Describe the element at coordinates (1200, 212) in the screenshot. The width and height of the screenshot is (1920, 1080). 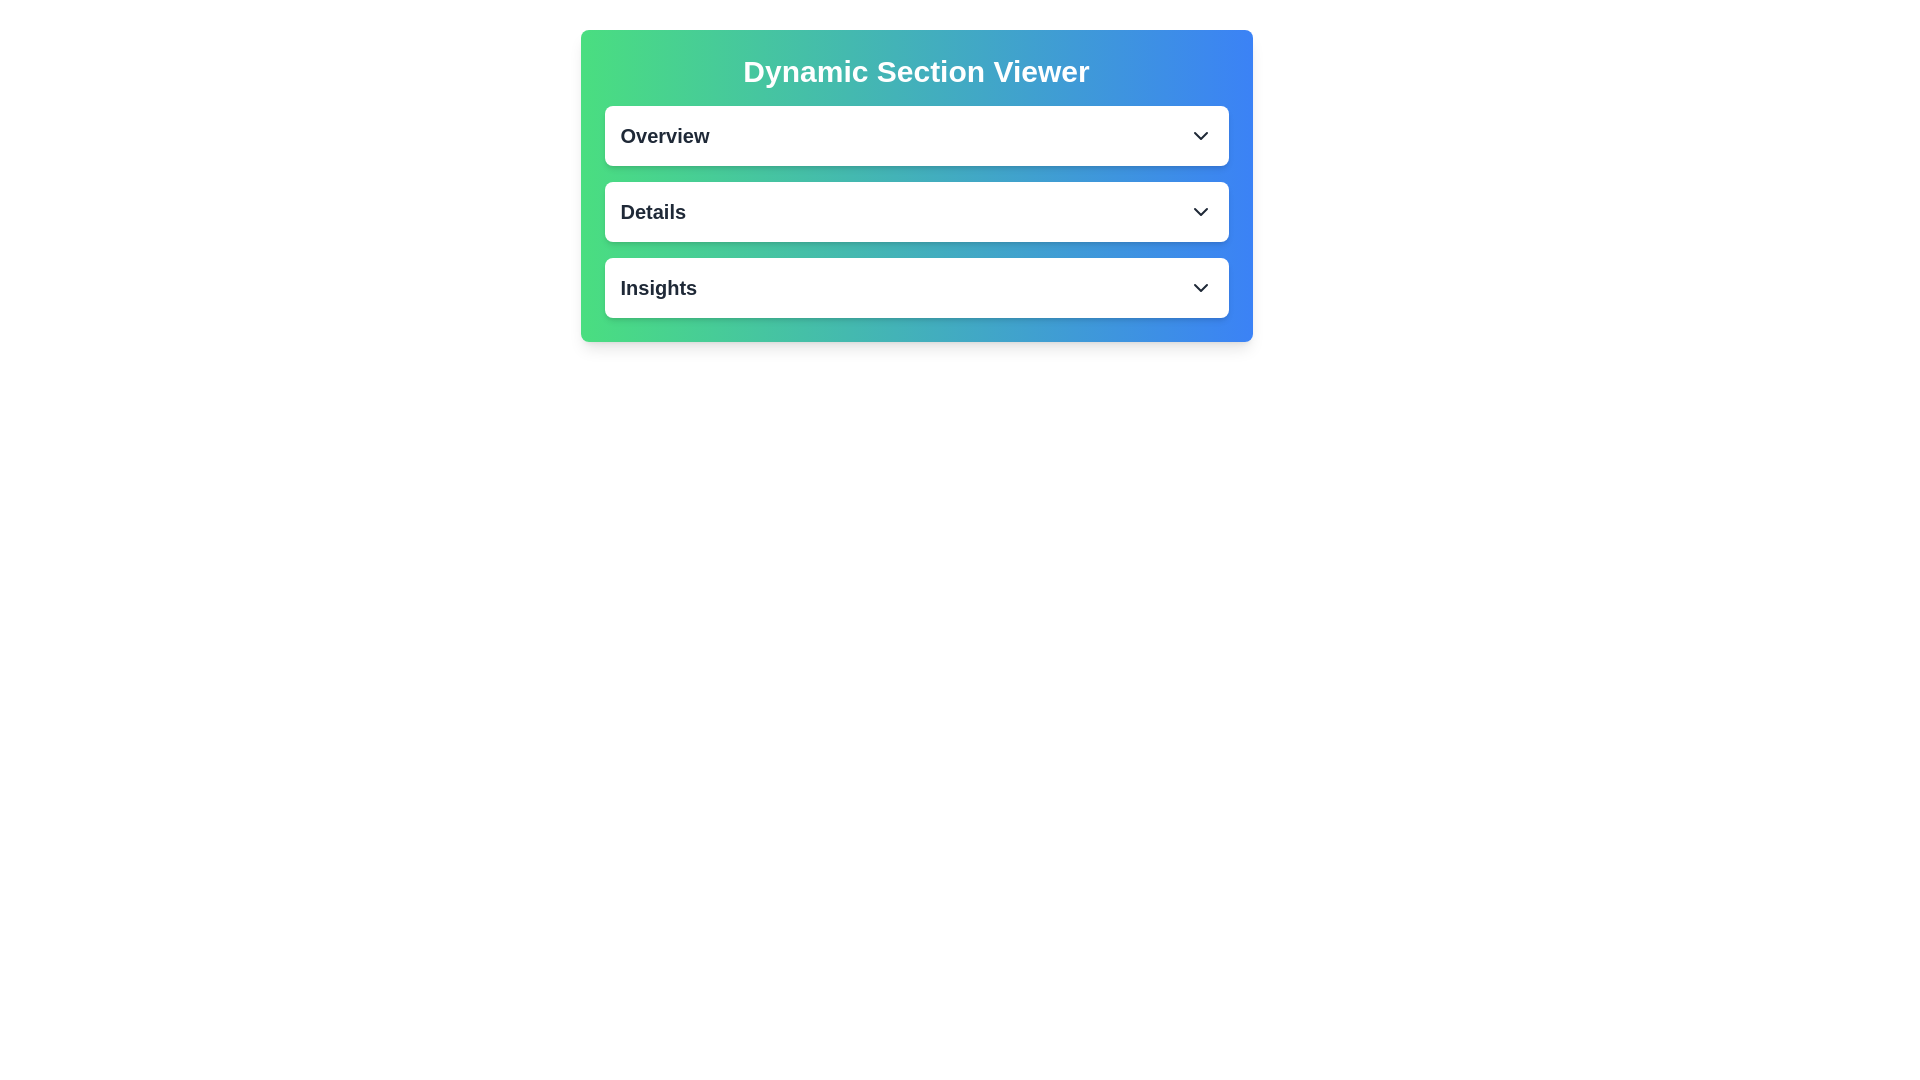
I see `the second chevron-down icon located to the right of the 'Details' text label` at that location.